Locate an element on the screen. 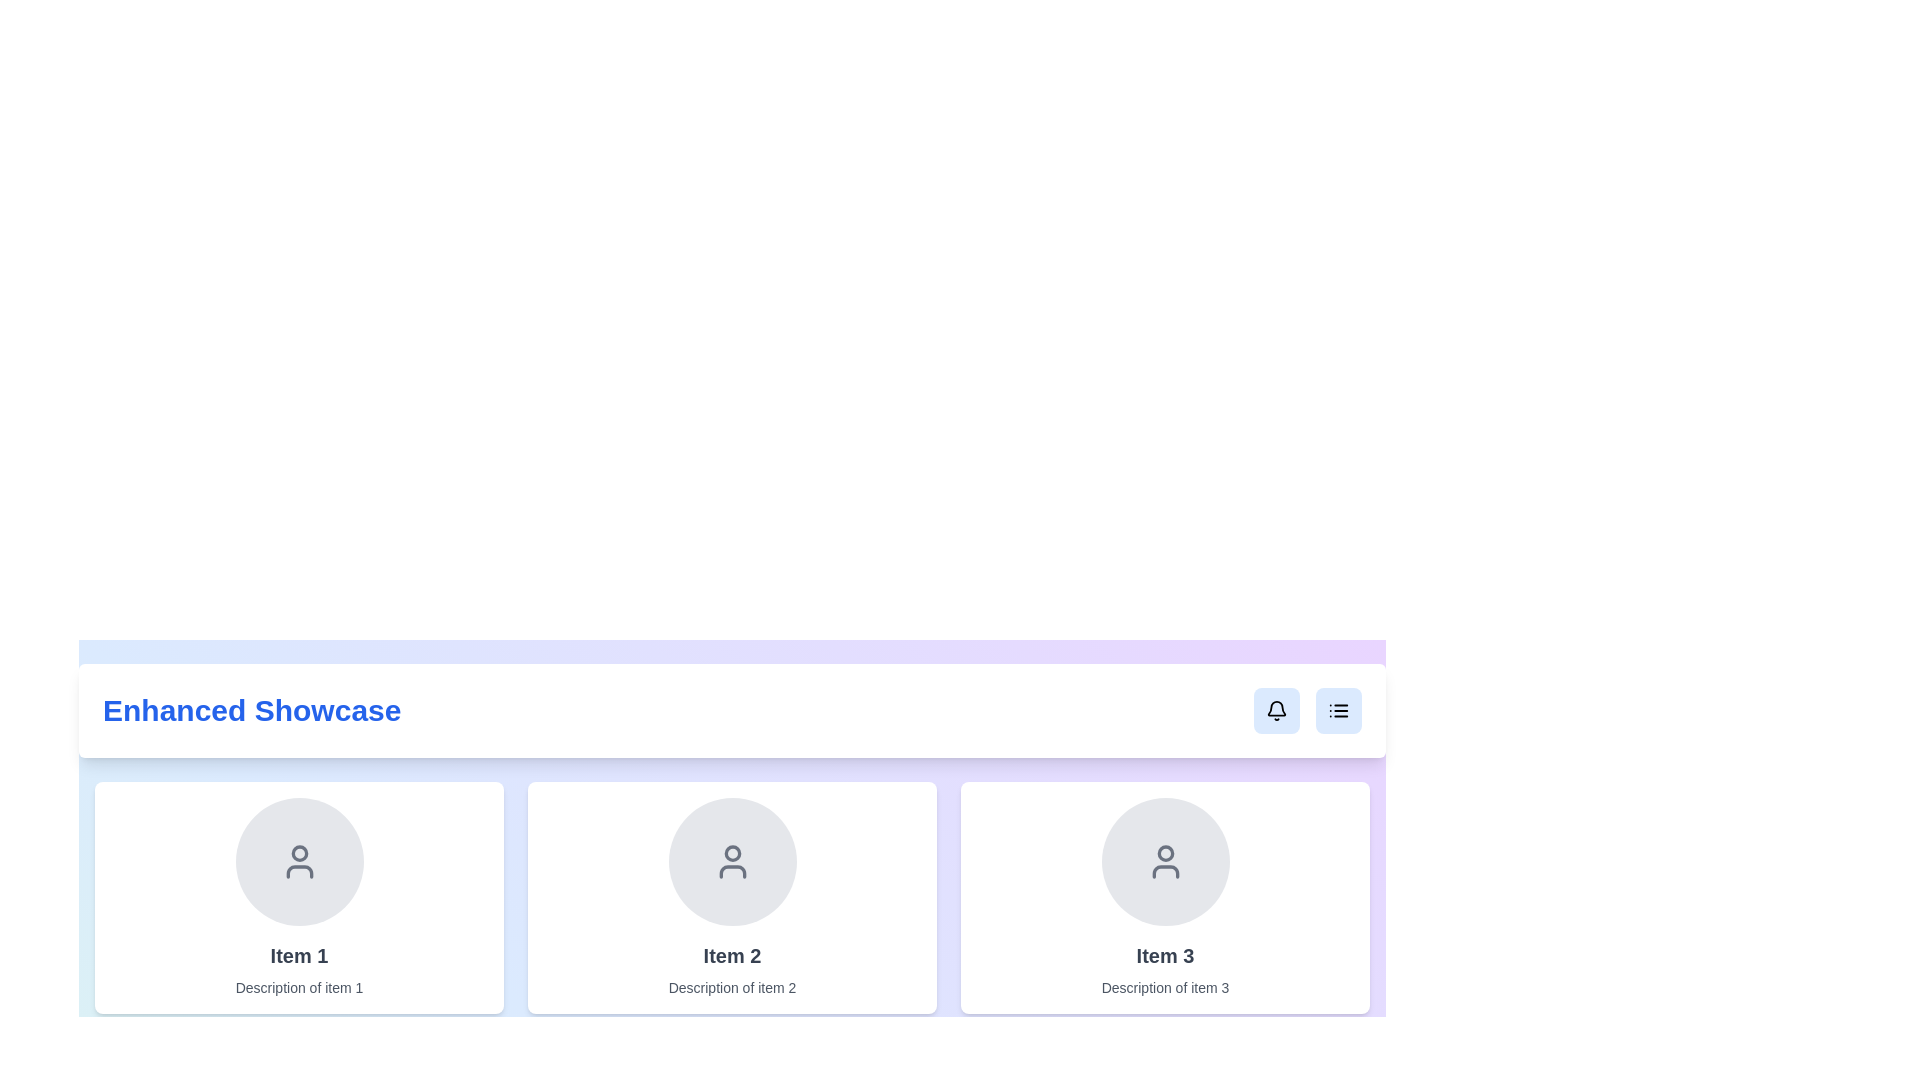 This screenshot has width=1920, height=1080. the text label displaying 'Description of item 3', which is styled in smaller gray font and located below the title 'Item 3' in the third column of a three-column layout is located at coordinates (1165, 986).